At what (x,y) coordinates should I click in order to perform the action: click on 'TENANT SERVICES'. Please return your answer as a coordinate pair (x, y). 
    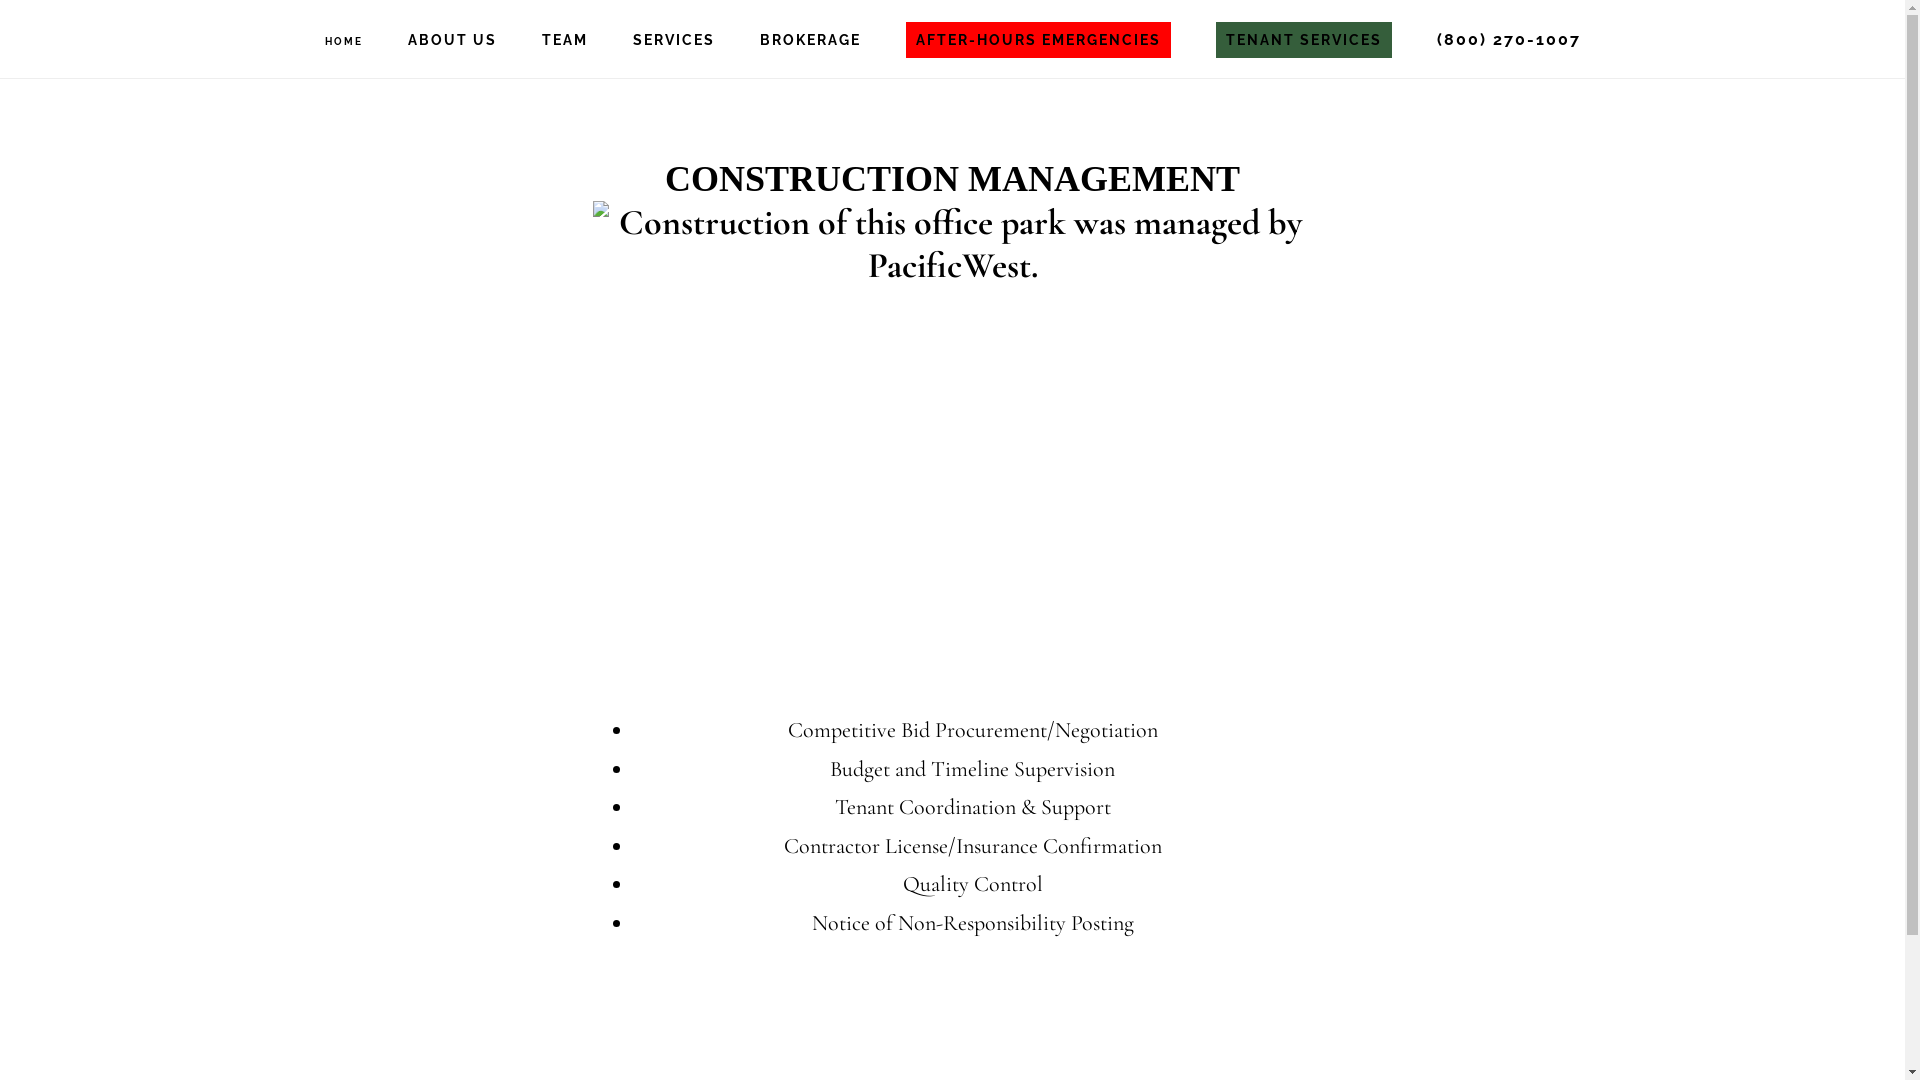
    Looking at the image, I should click on (1304, 39).